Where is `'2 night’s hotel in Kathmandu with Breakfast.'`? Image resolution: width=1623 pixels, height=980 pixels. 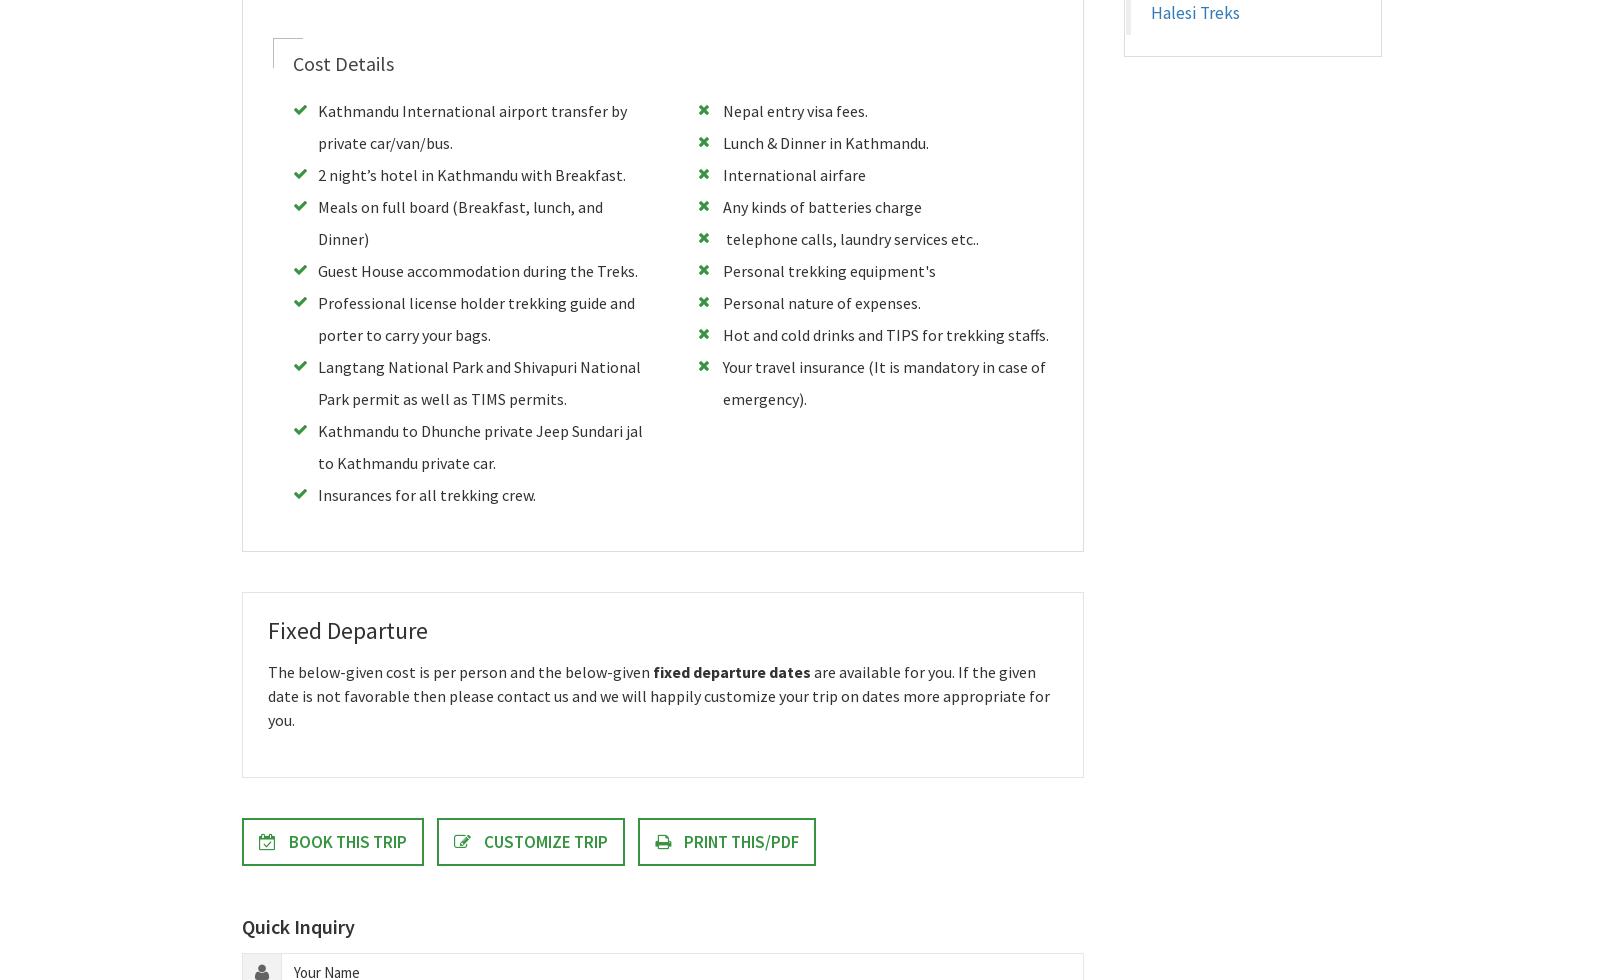 '2 night’s hotel in Kathmandu with Breakfast.' is located at coordinates (470, 175).